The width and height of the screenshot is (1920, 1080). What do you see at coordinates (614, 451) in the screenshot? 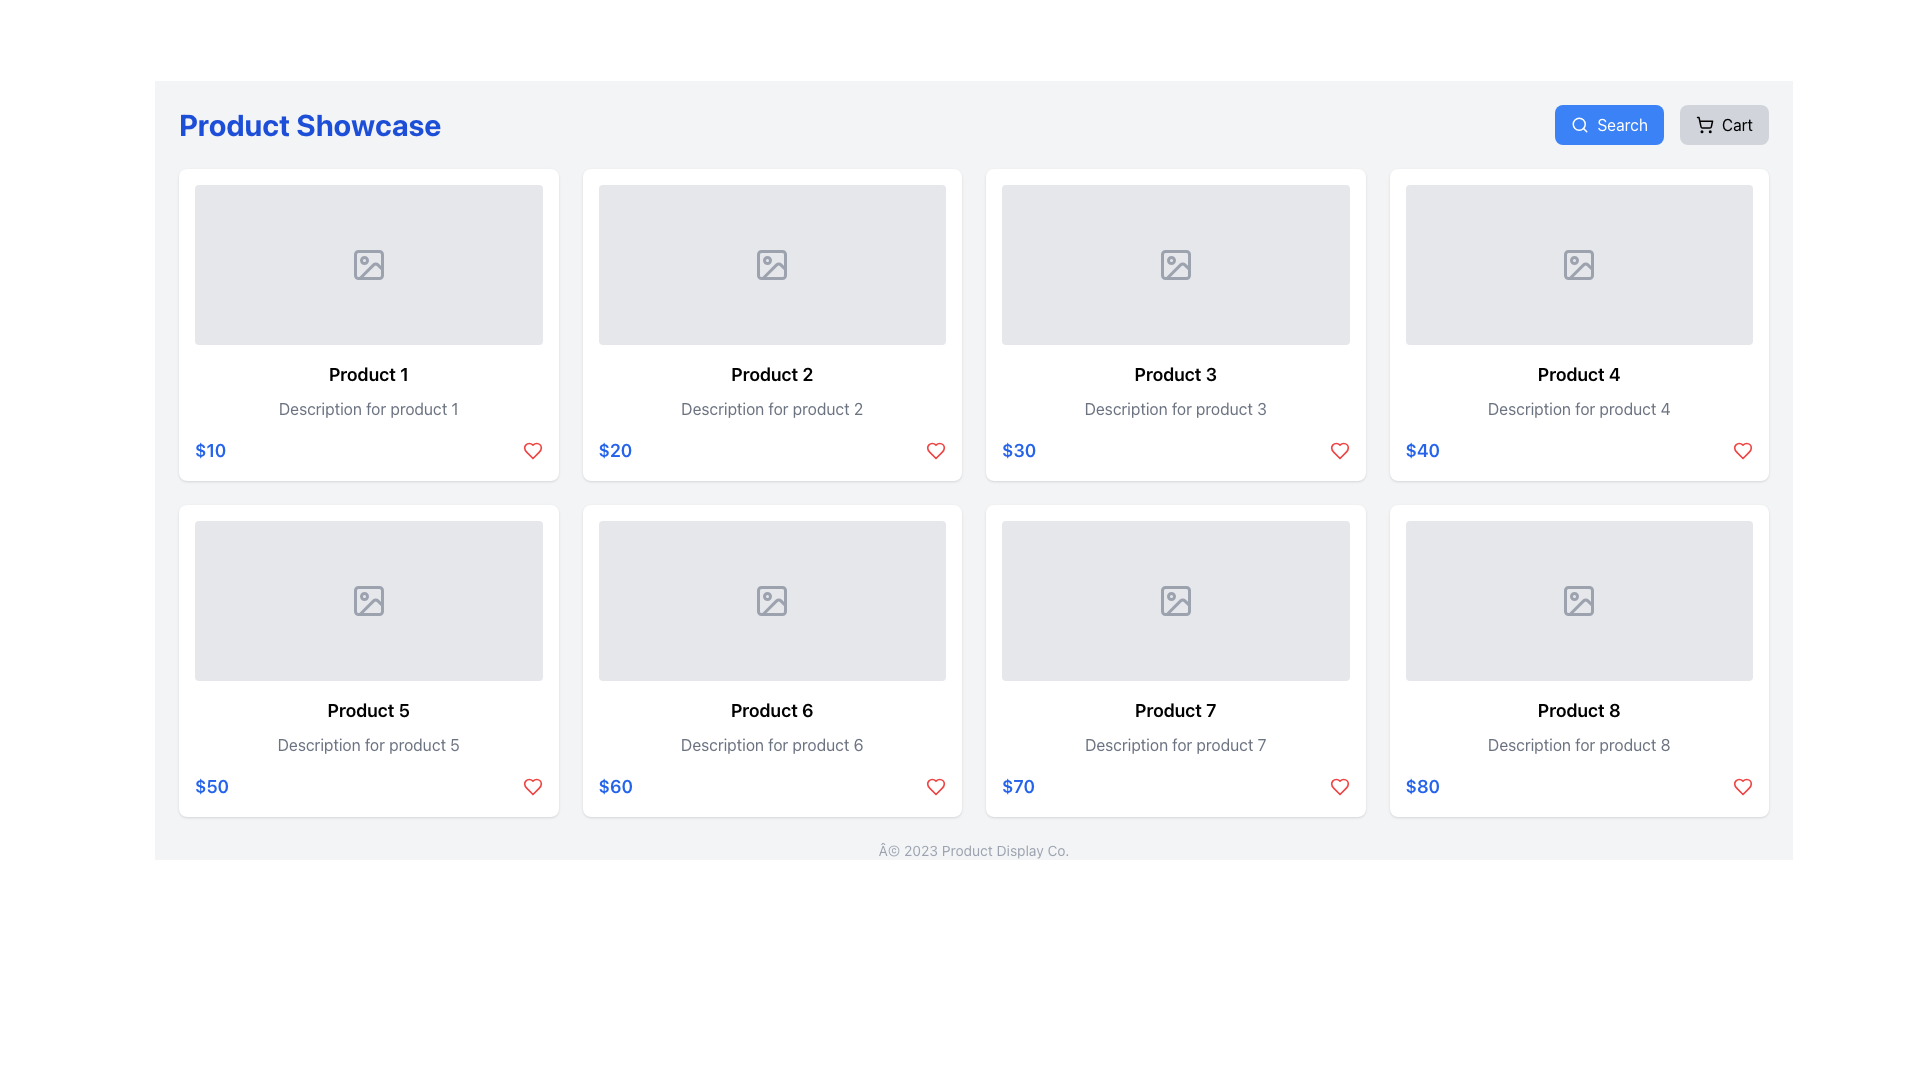
I see `price label located at the bottom-left corner of the second product card in the first row, which is immediately to the left of a heart-shaped icon` at bounding box center [614, 451].